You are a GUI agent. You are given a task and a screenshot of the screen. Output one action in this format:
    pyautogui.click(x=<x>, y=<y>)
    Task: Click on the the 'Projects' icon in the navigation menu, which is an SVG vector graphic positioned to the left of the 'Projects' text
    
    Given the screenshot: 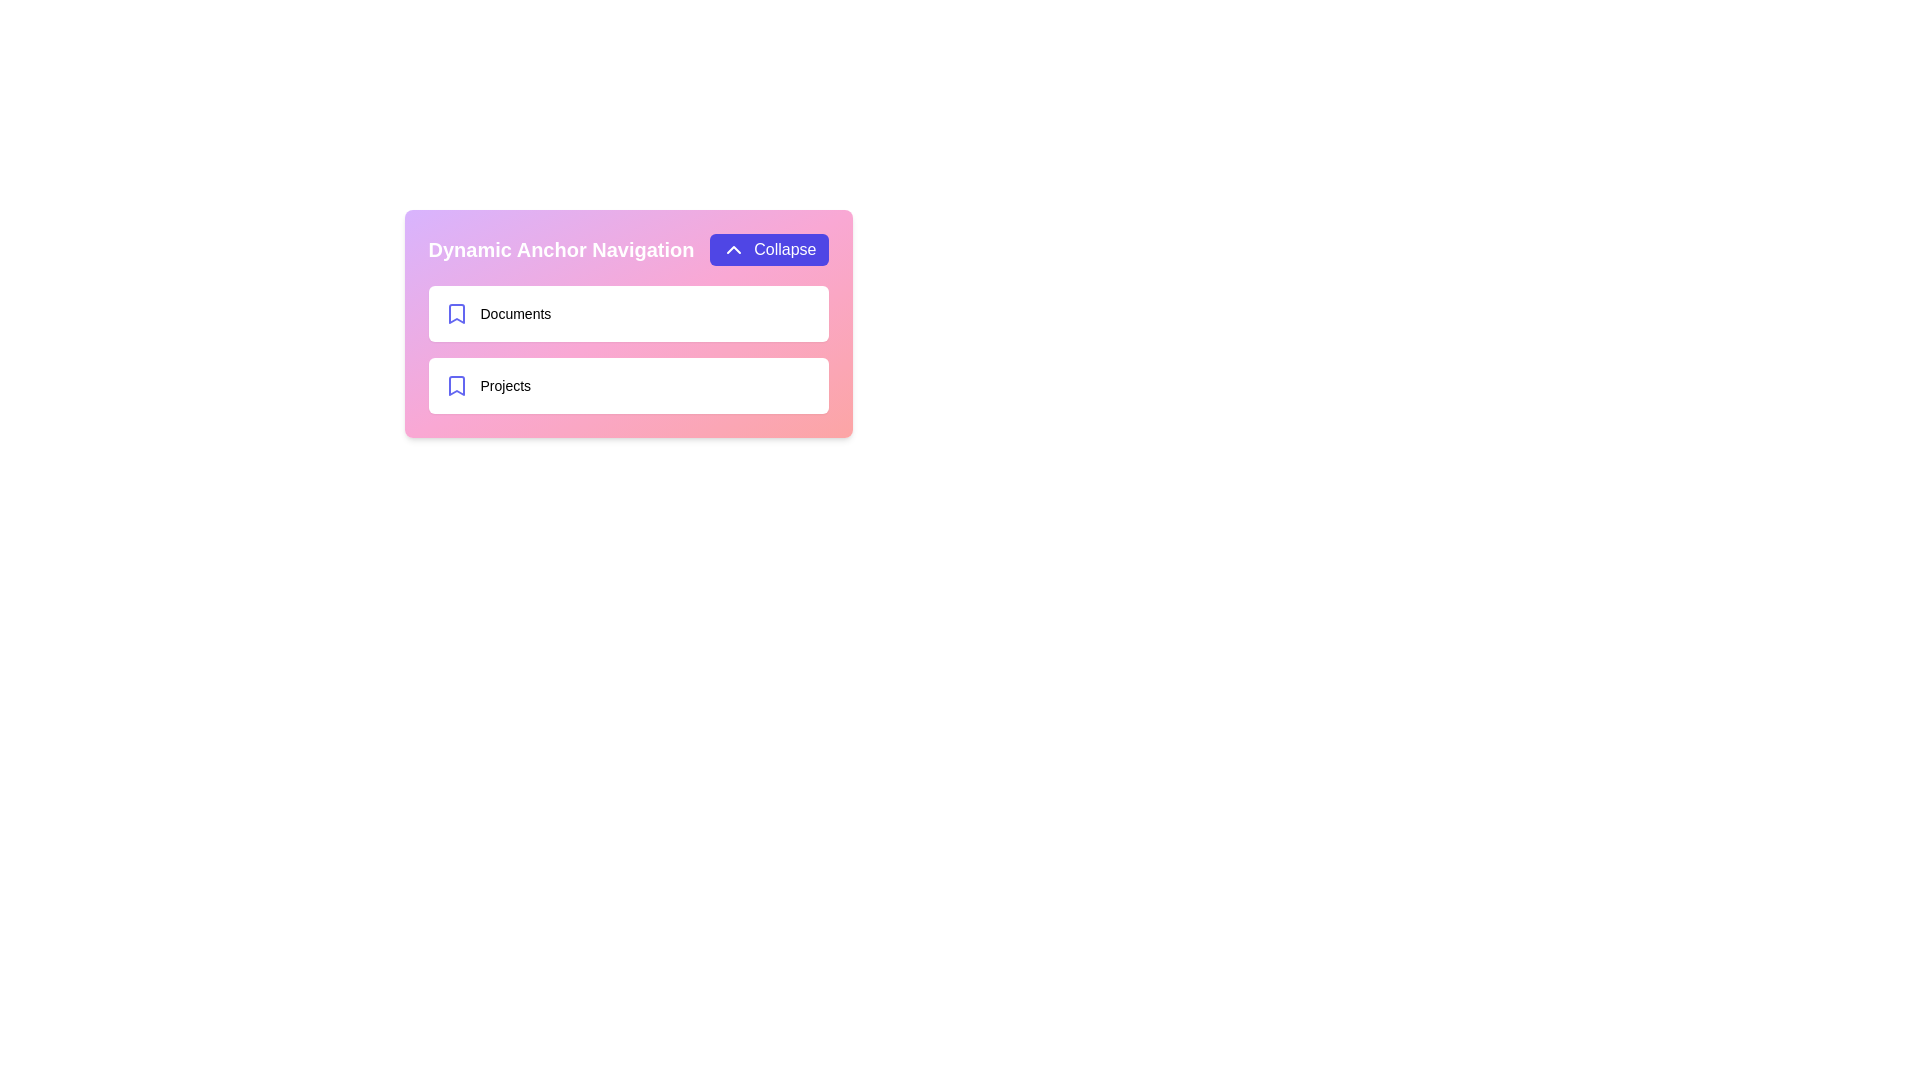 What is the action you would take?
    pyautogui.click(x=455, y=385)
    